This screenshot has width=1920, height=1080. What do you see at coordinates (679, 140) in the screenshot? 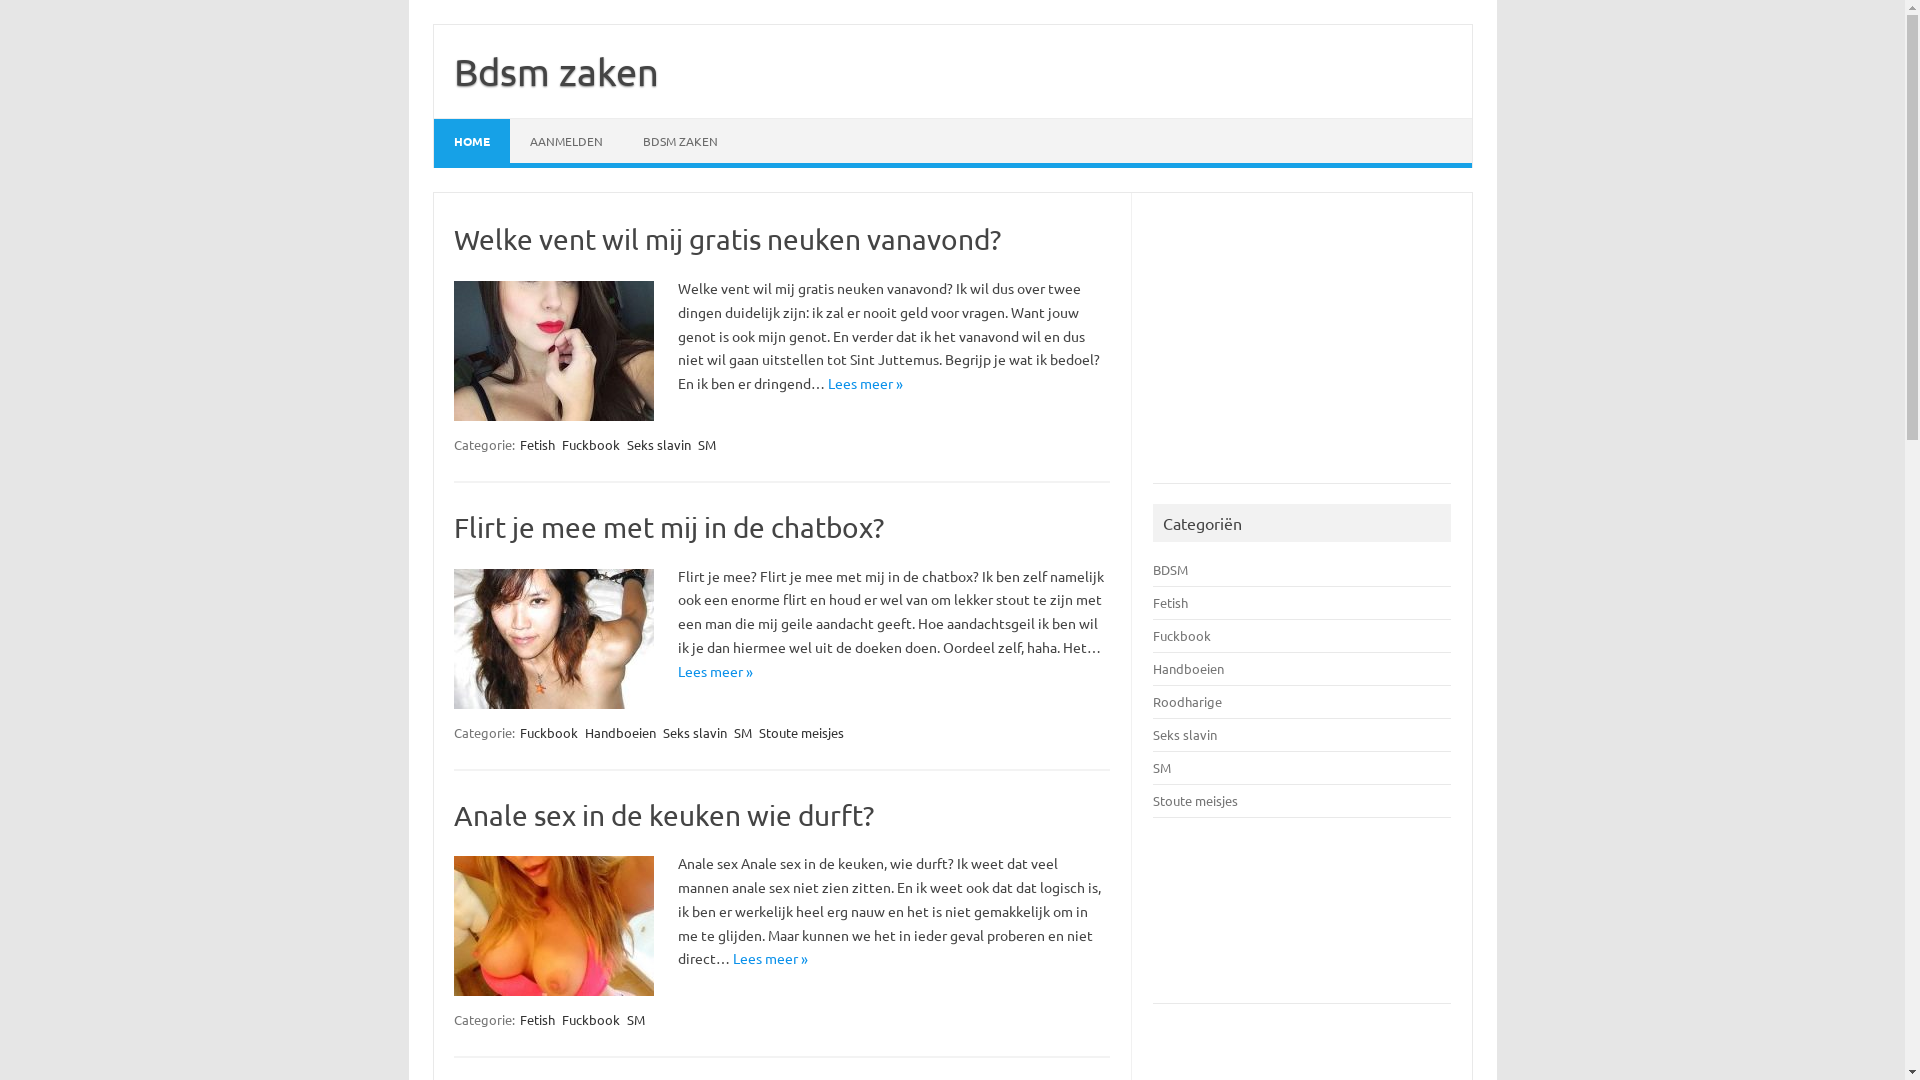
I see `'BDSM ZAKEN'` at bounding box center [679, 140].